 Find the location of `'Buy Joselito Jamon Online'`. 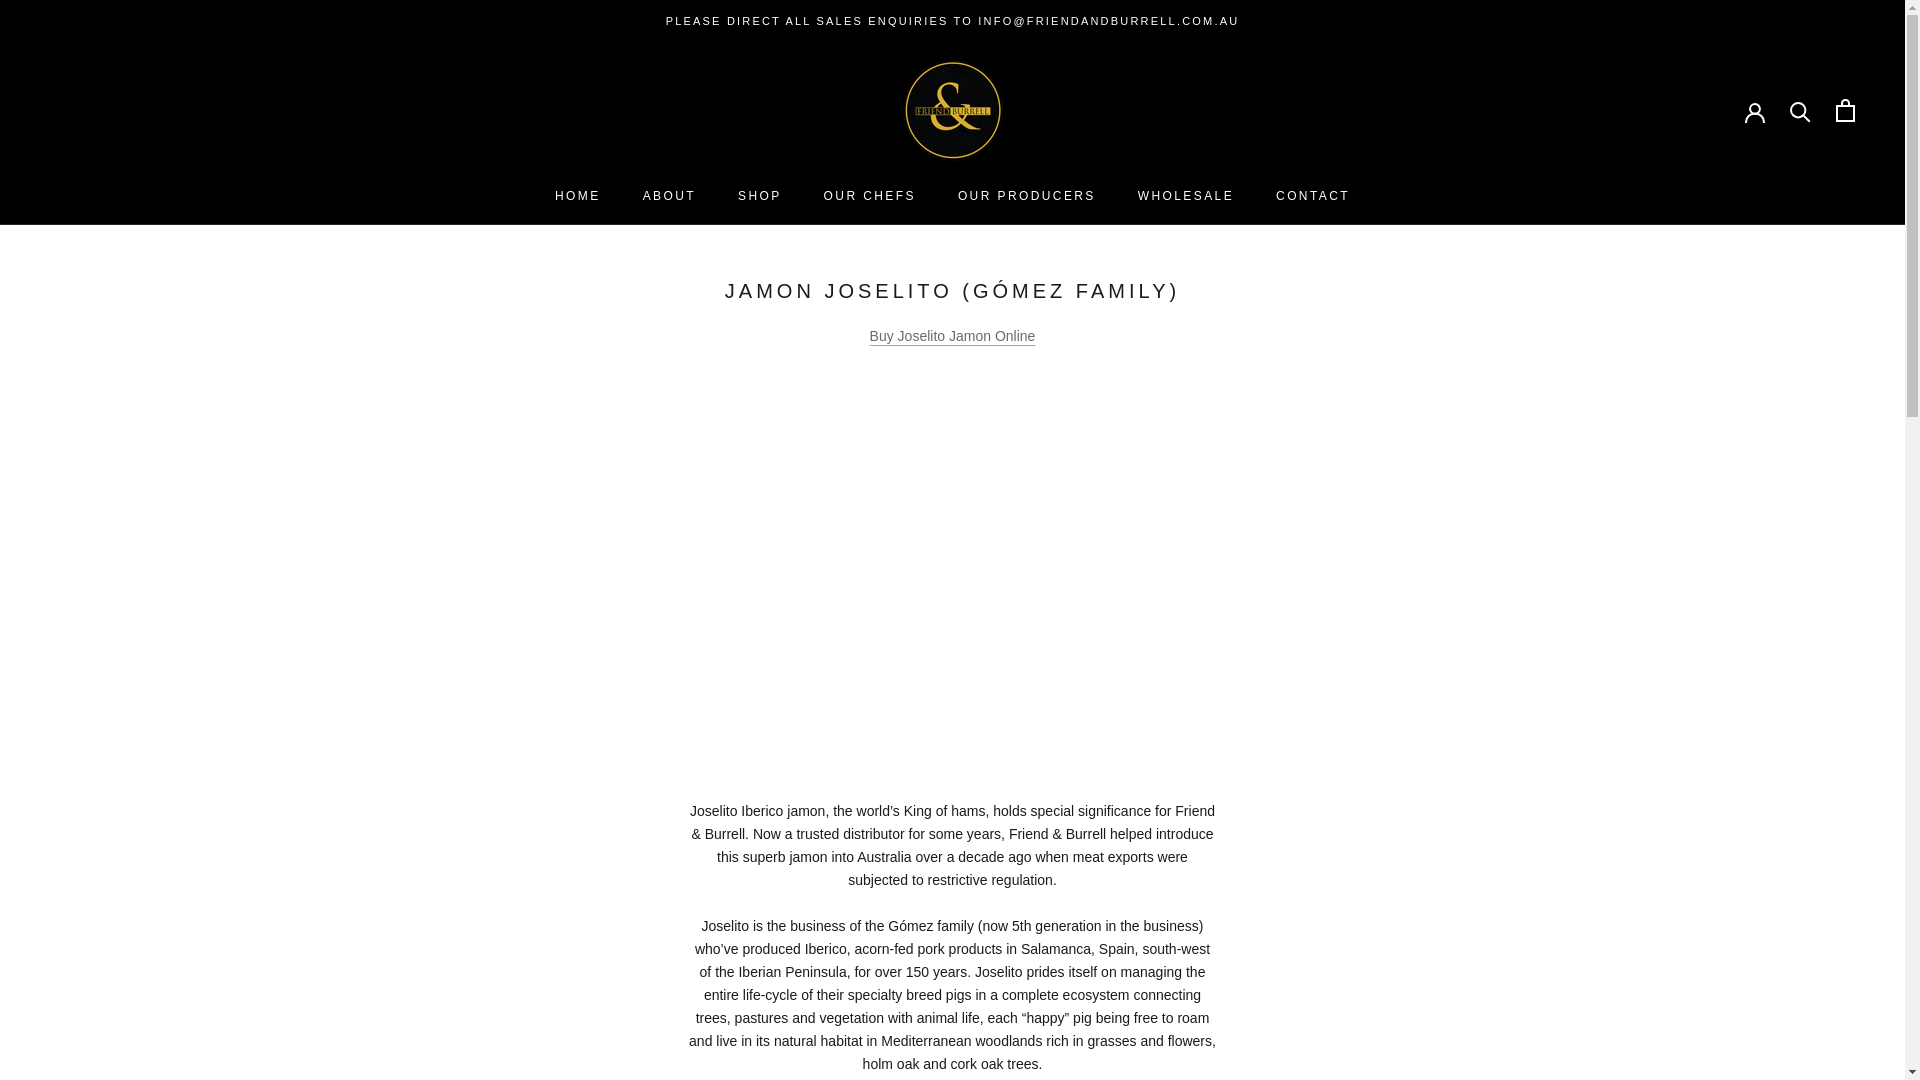

'Buy Joselito Jamon Online' is located at coordinates (869, 334).